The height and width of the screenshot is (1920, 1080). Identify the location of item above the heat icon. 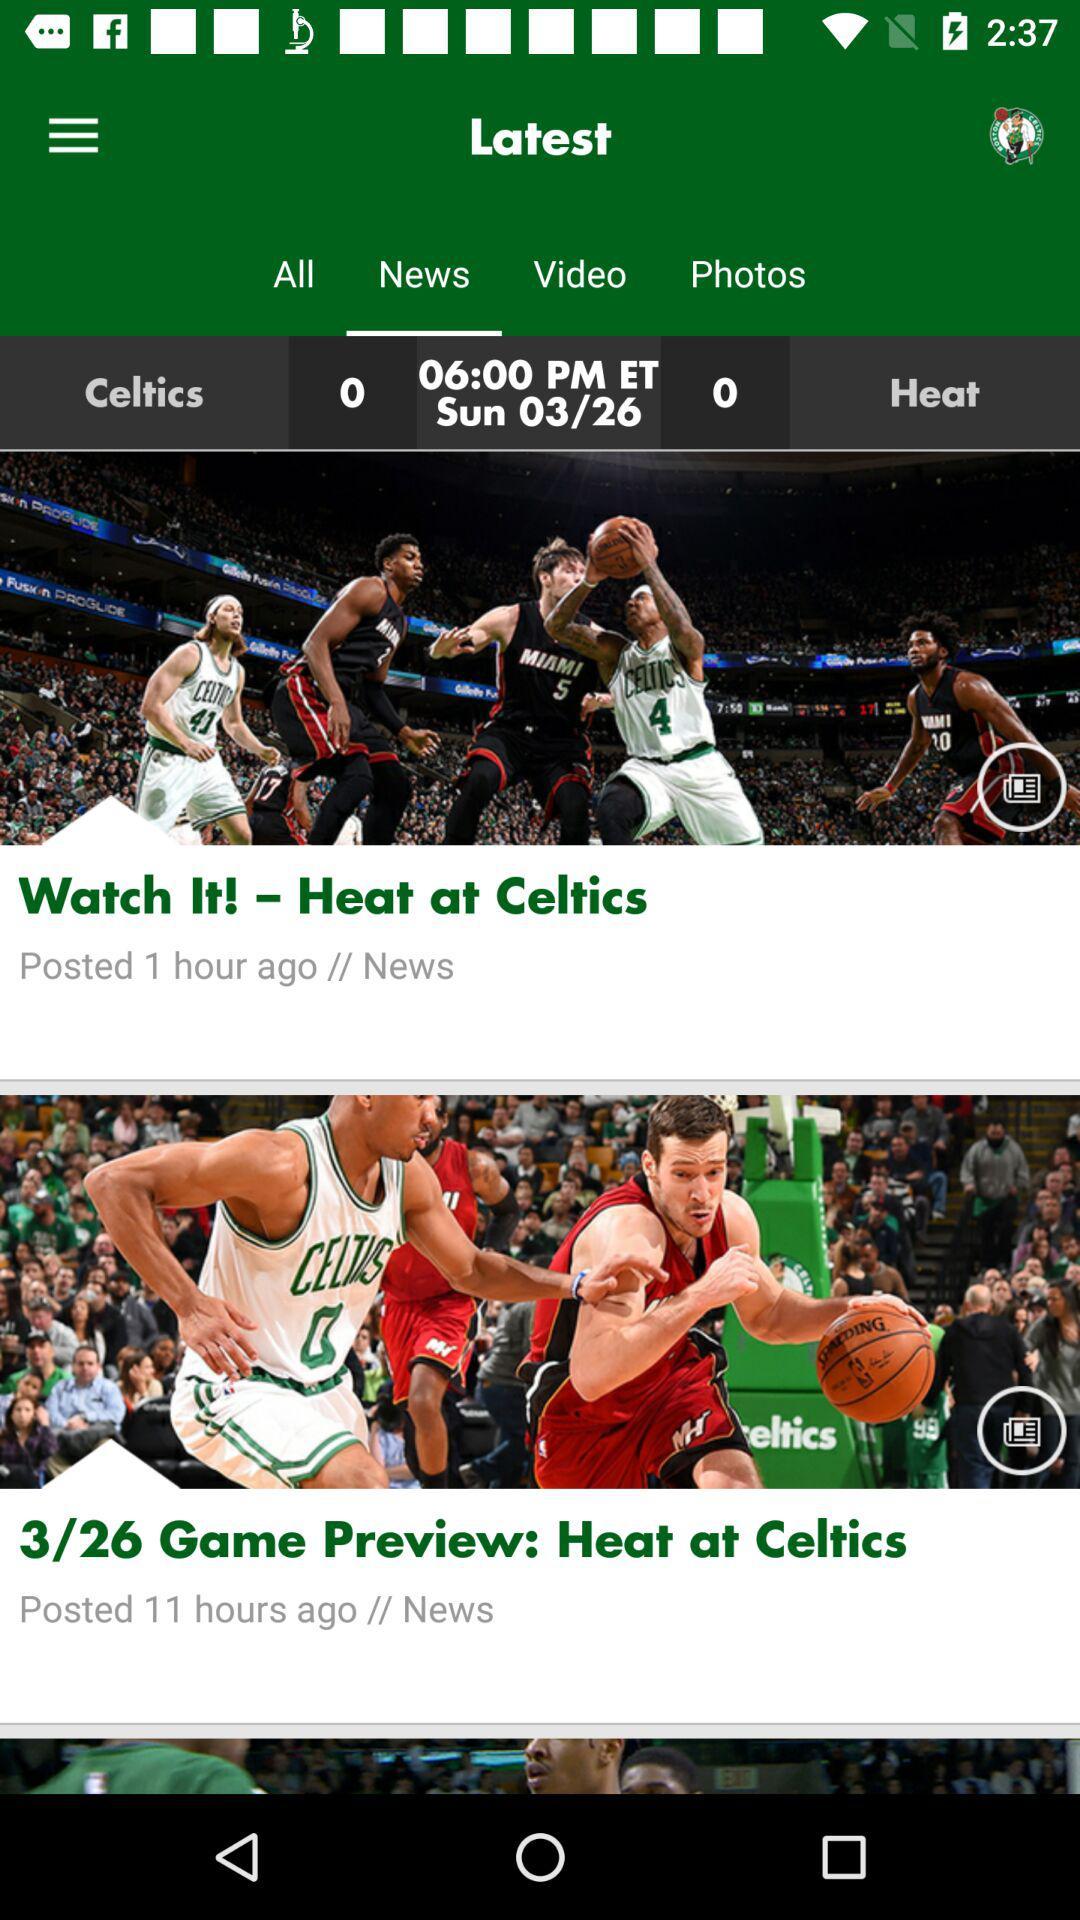
(1017, 135).